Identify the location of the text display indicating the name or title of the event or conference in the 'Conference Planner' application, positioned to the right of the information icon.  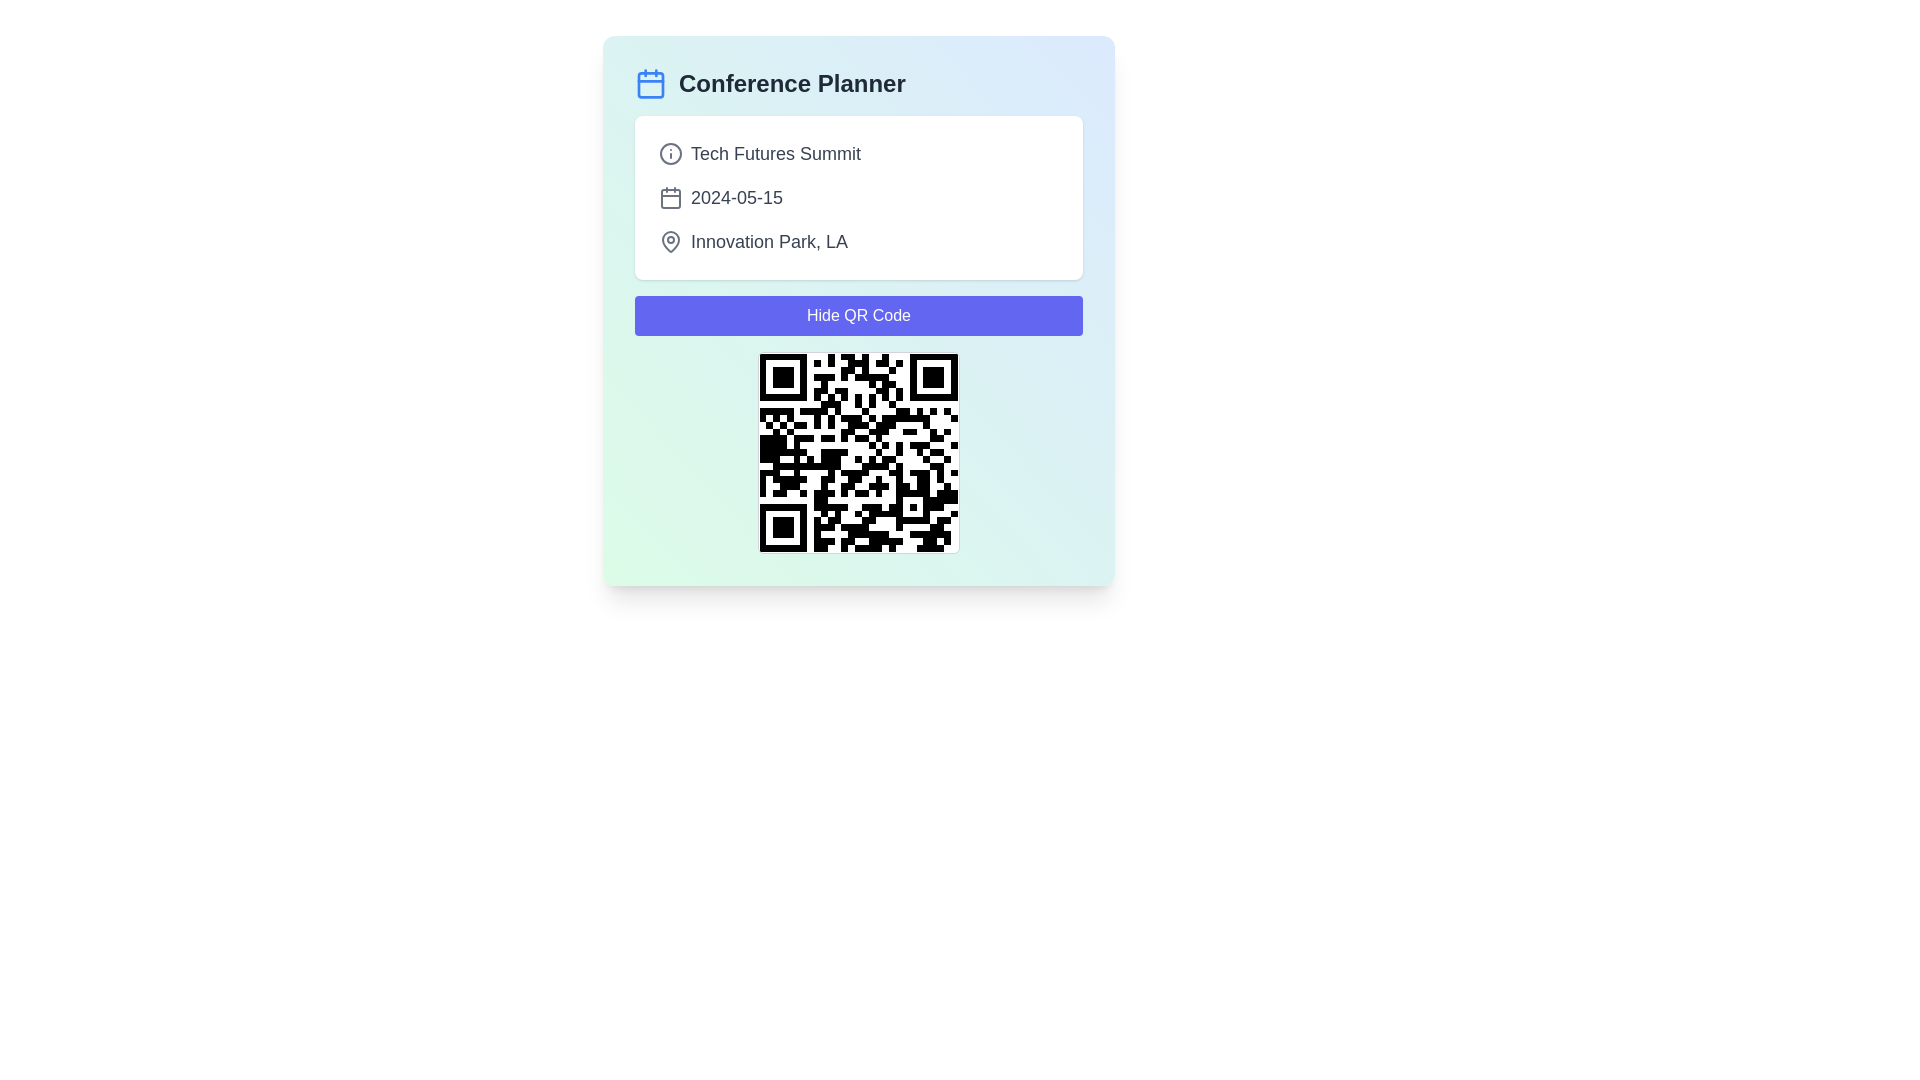
(775, 153).